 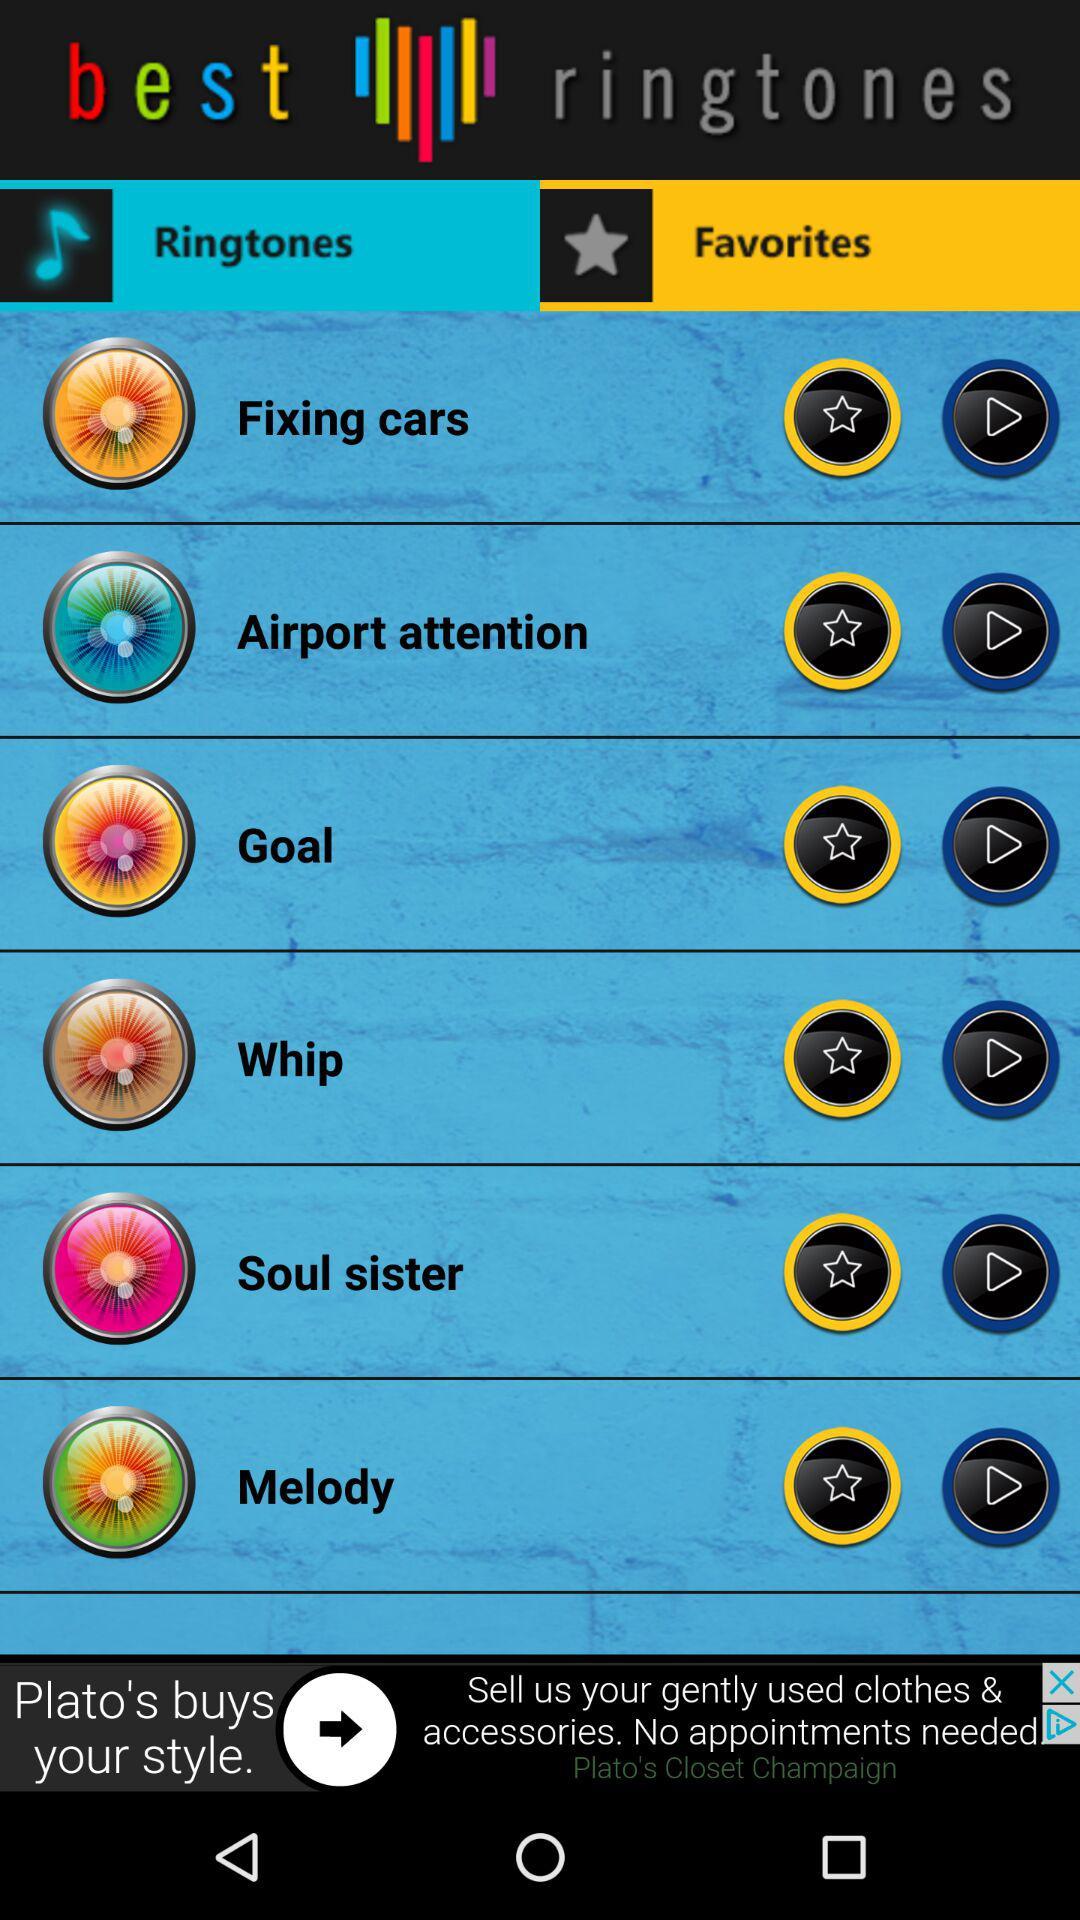 What do you see at coordinates (843, 629) in the screenshot?
I see `ringtone` at bounding box center [843, 629].